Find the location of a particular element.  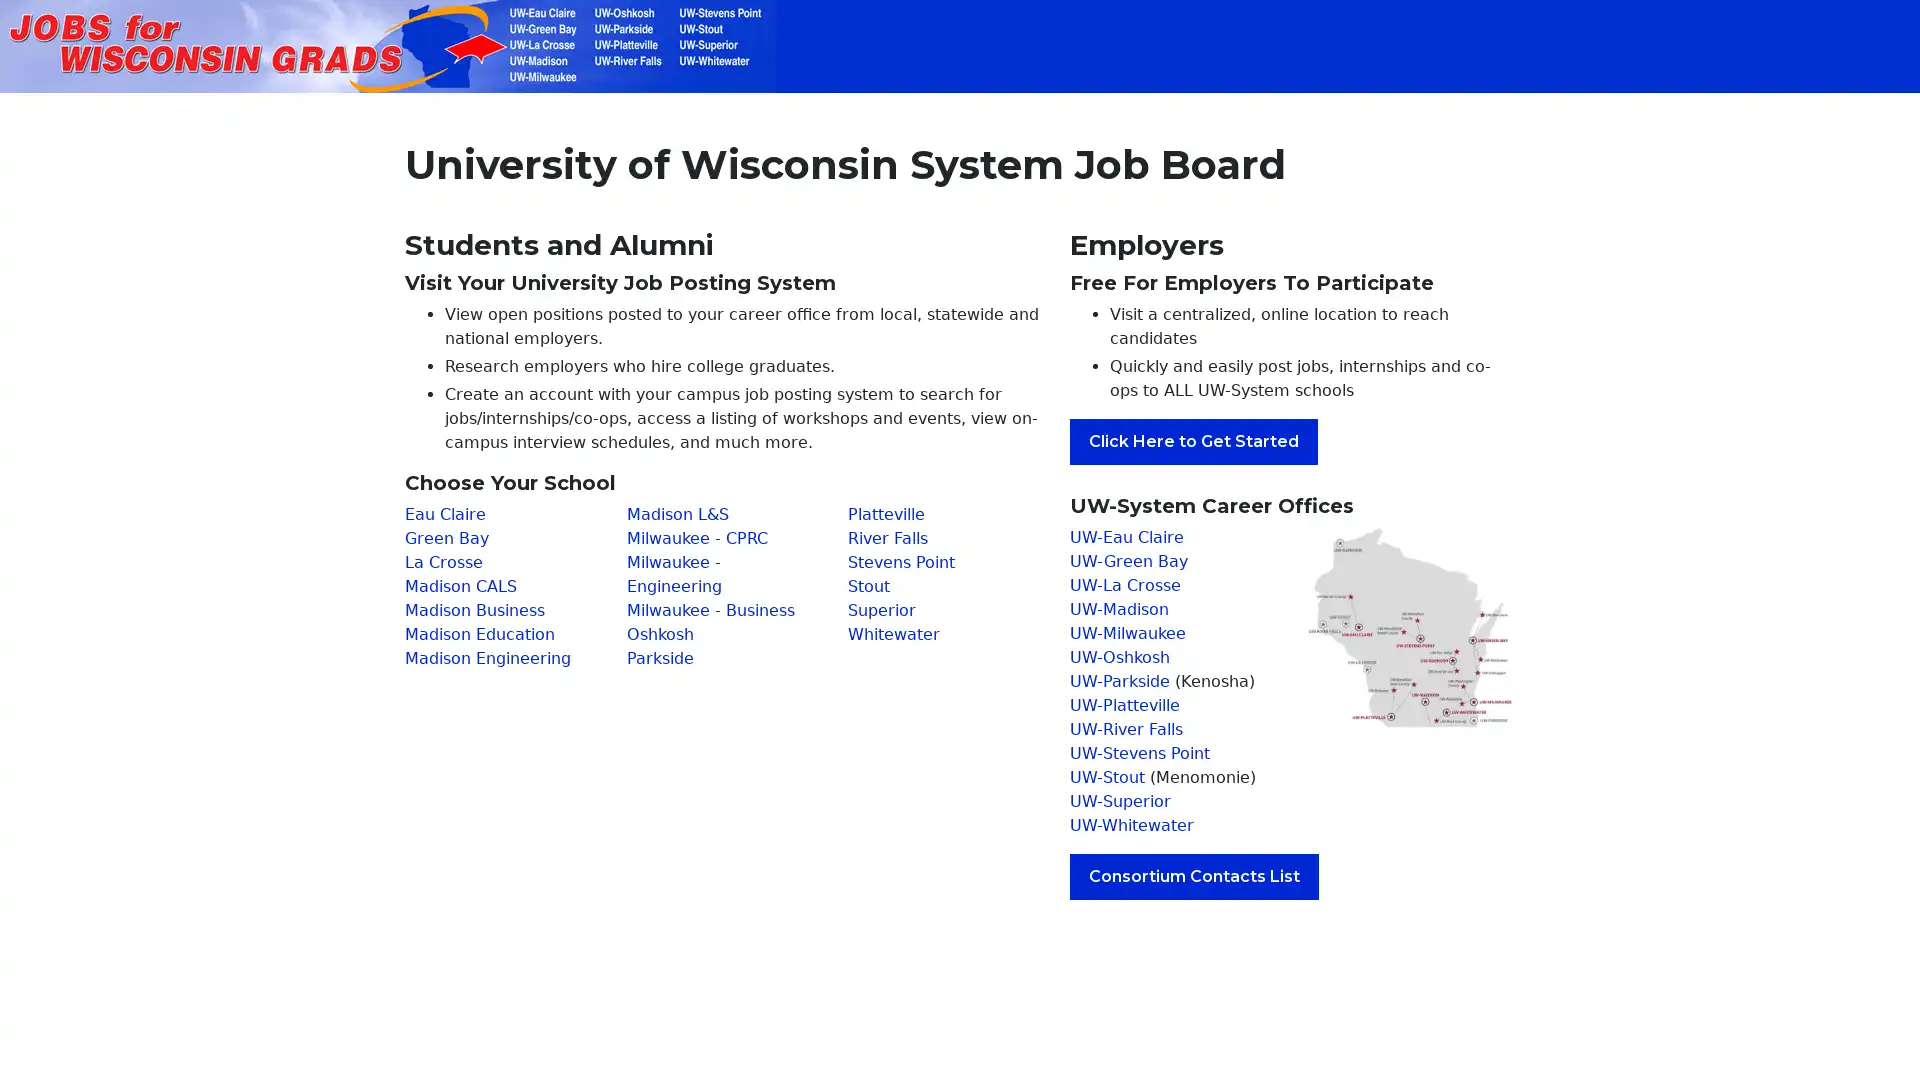

Click Here to Get Started is located at coordinates (1194, 439).